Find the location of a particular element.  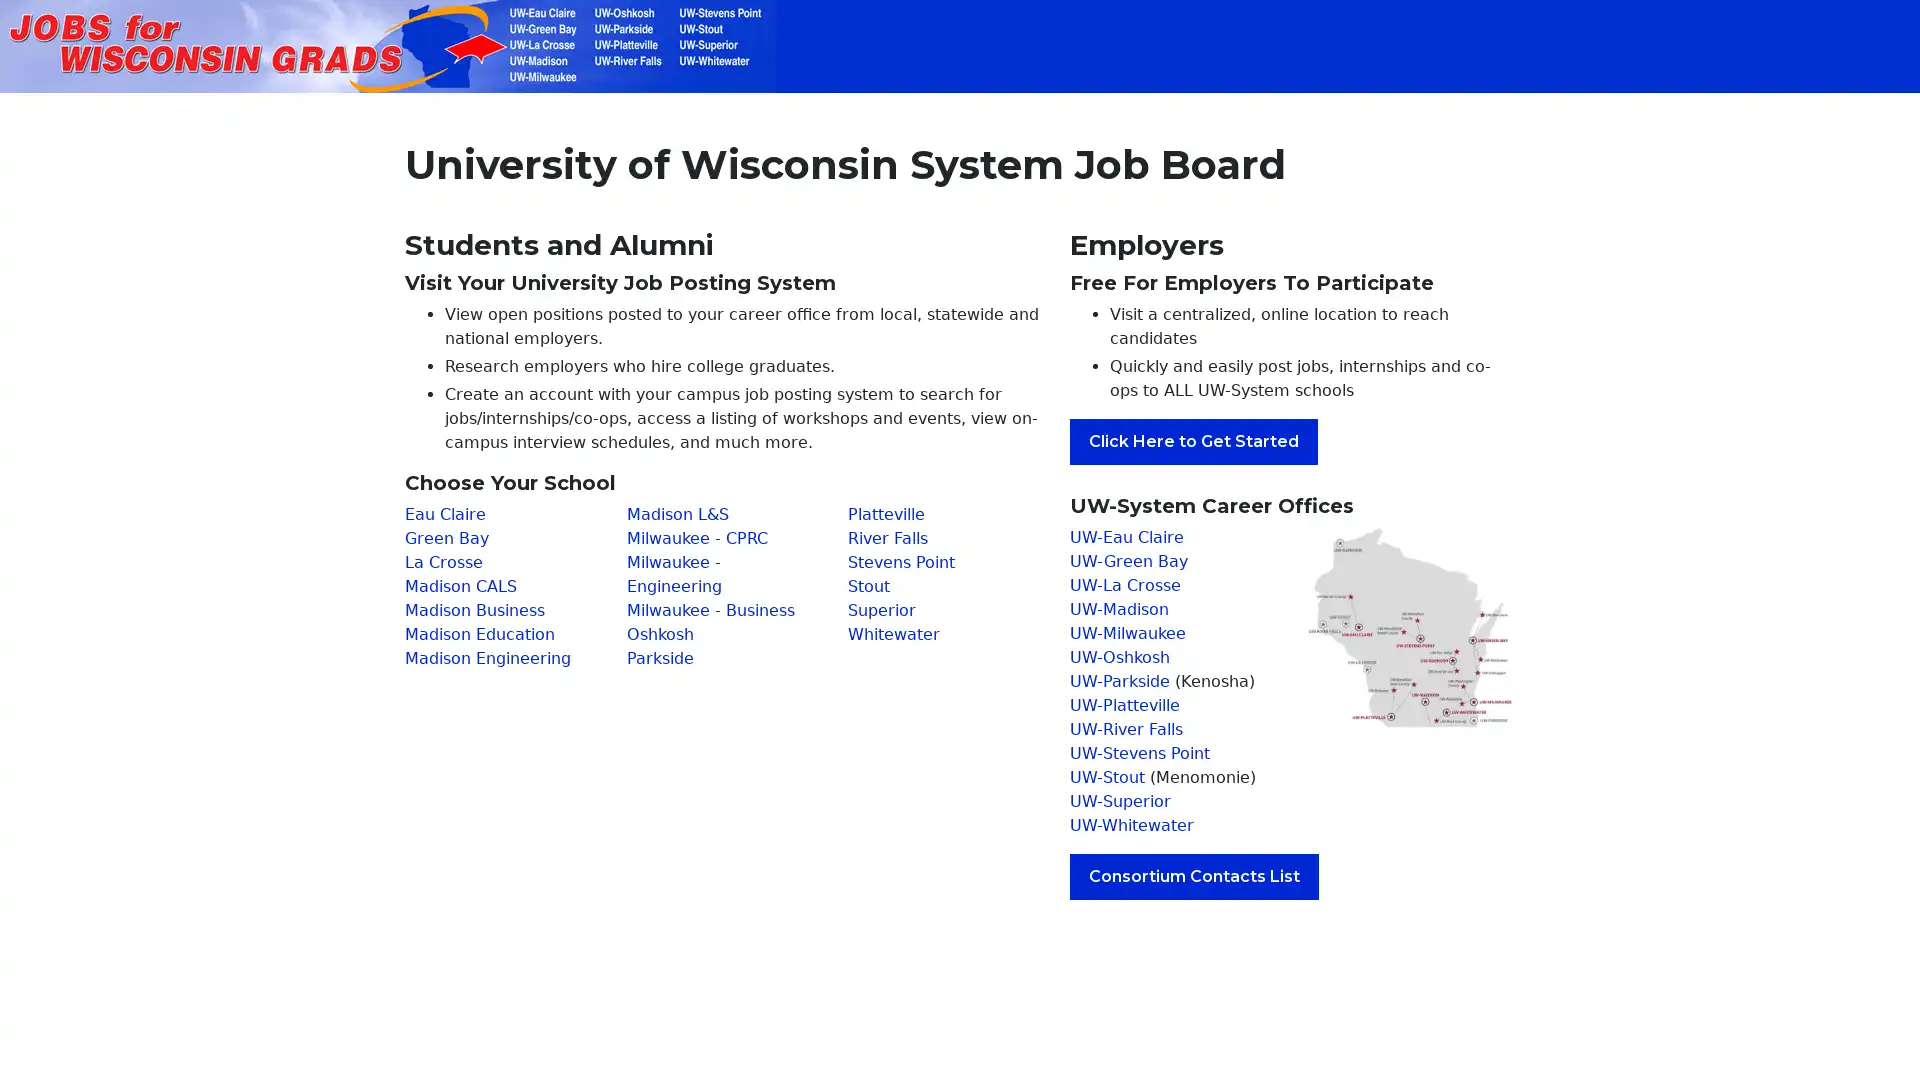

Click Here to Get Started is located at coordinates (1194, 439).